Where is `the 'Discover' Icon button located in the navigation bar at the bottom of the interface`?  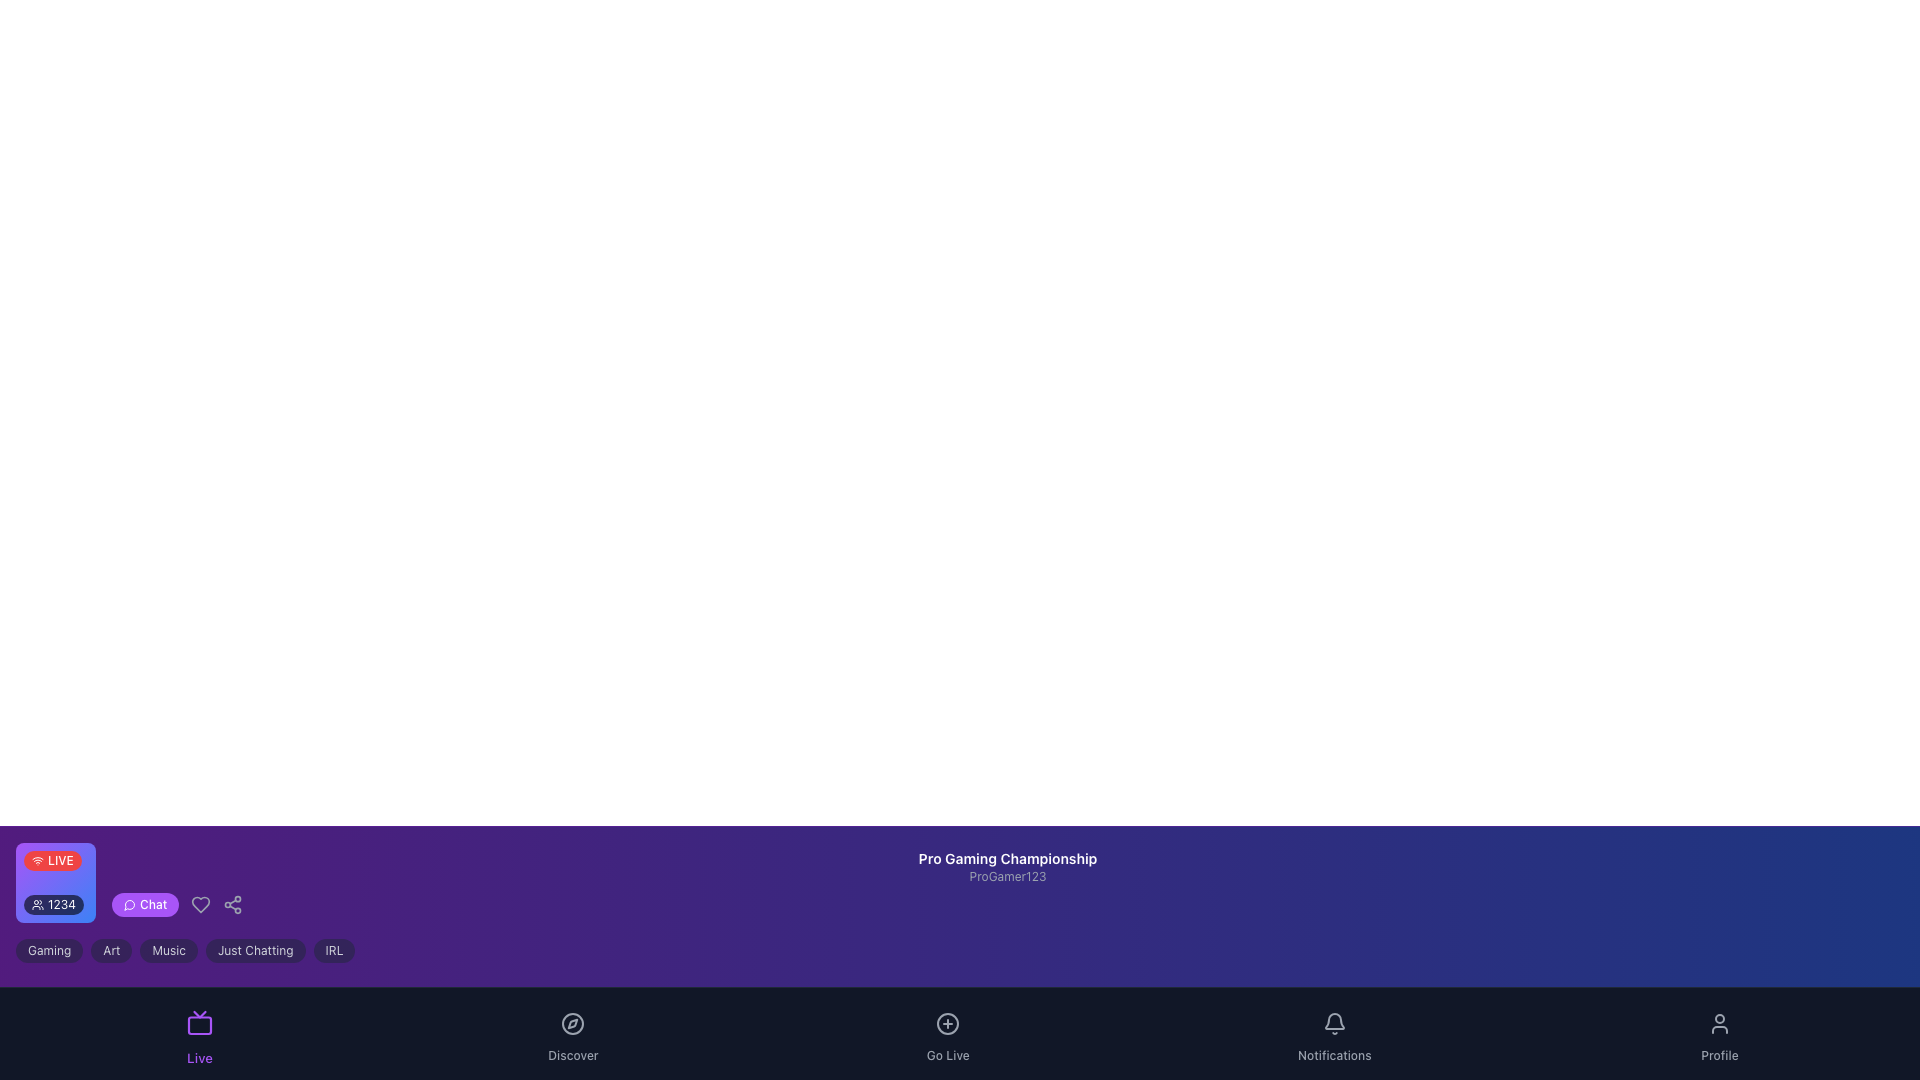 the 'Discover' Icon button located in the navigation bar at the bottom of the interface is located at coordinates (572, 1023).